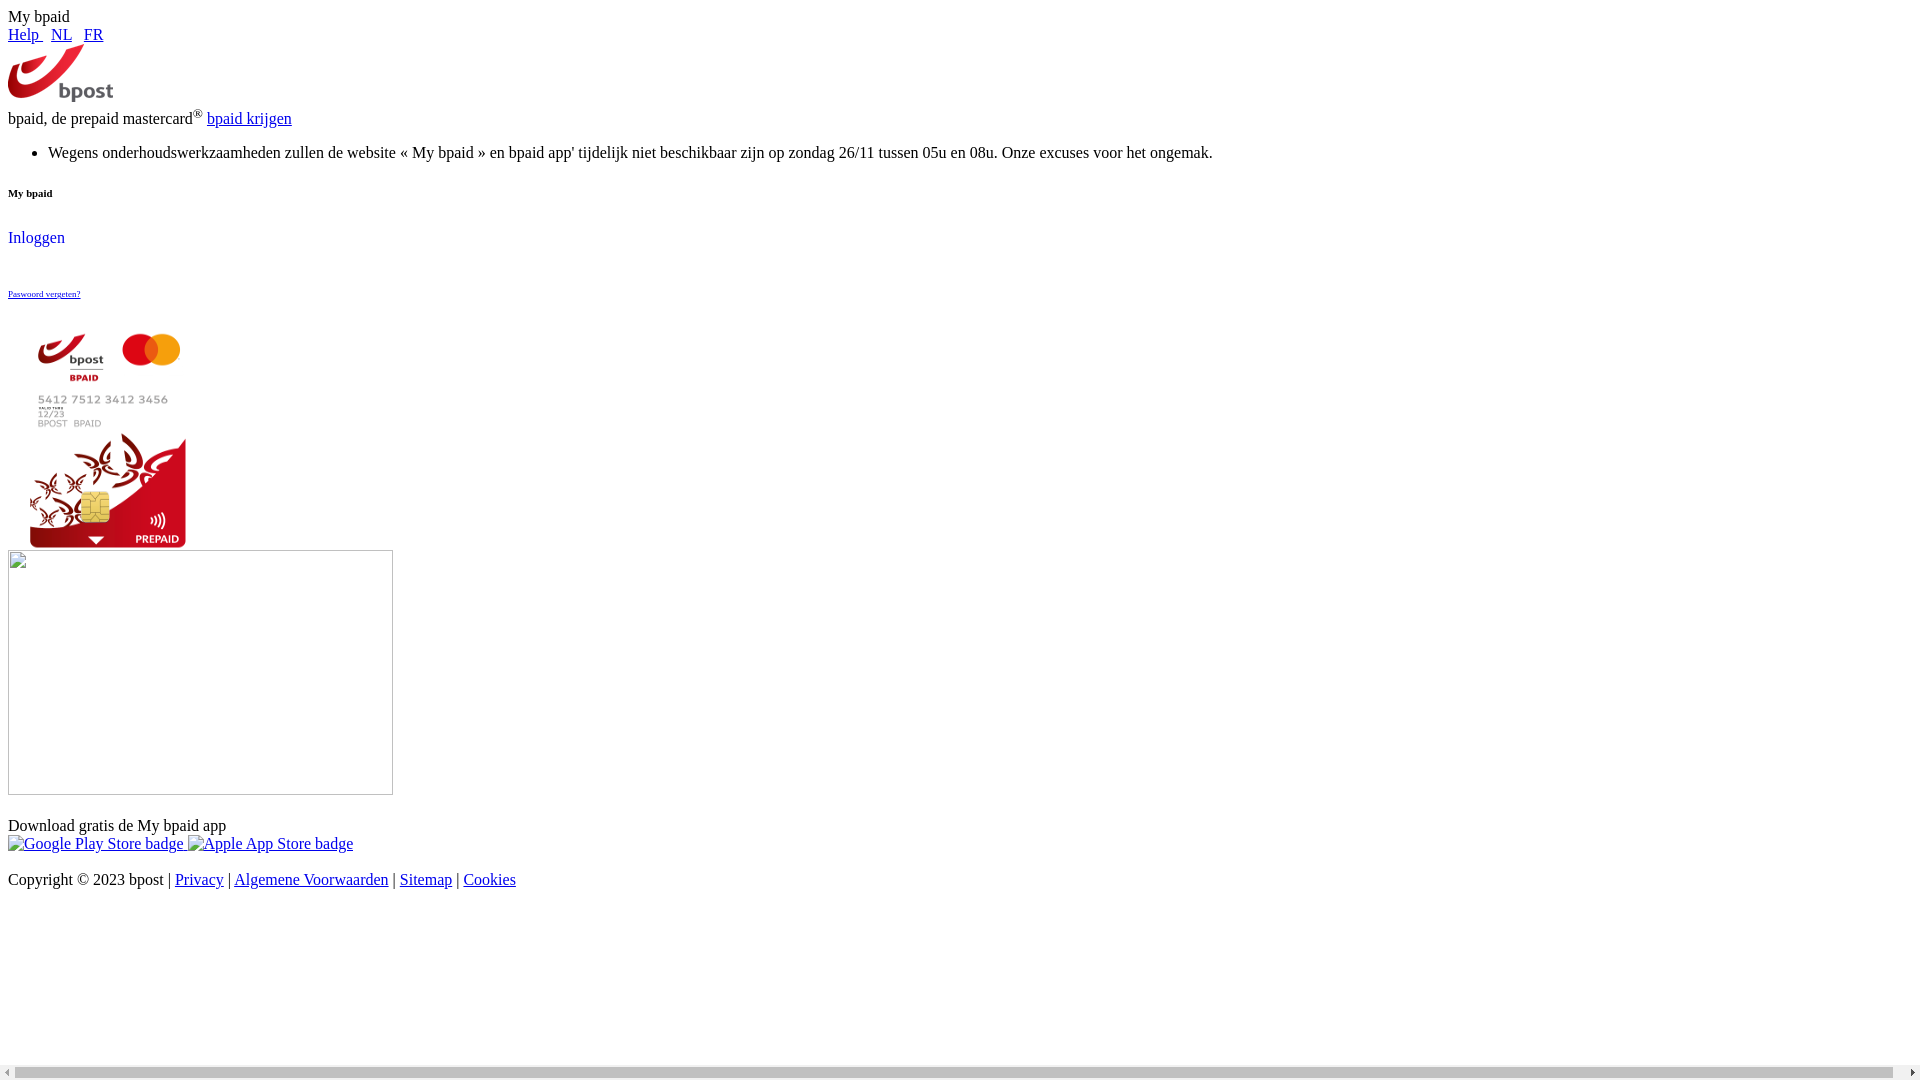  Describe the element at coordinates (310, 878) in the screenshot. I see `'Algemene Voorwaarden'` at that location.